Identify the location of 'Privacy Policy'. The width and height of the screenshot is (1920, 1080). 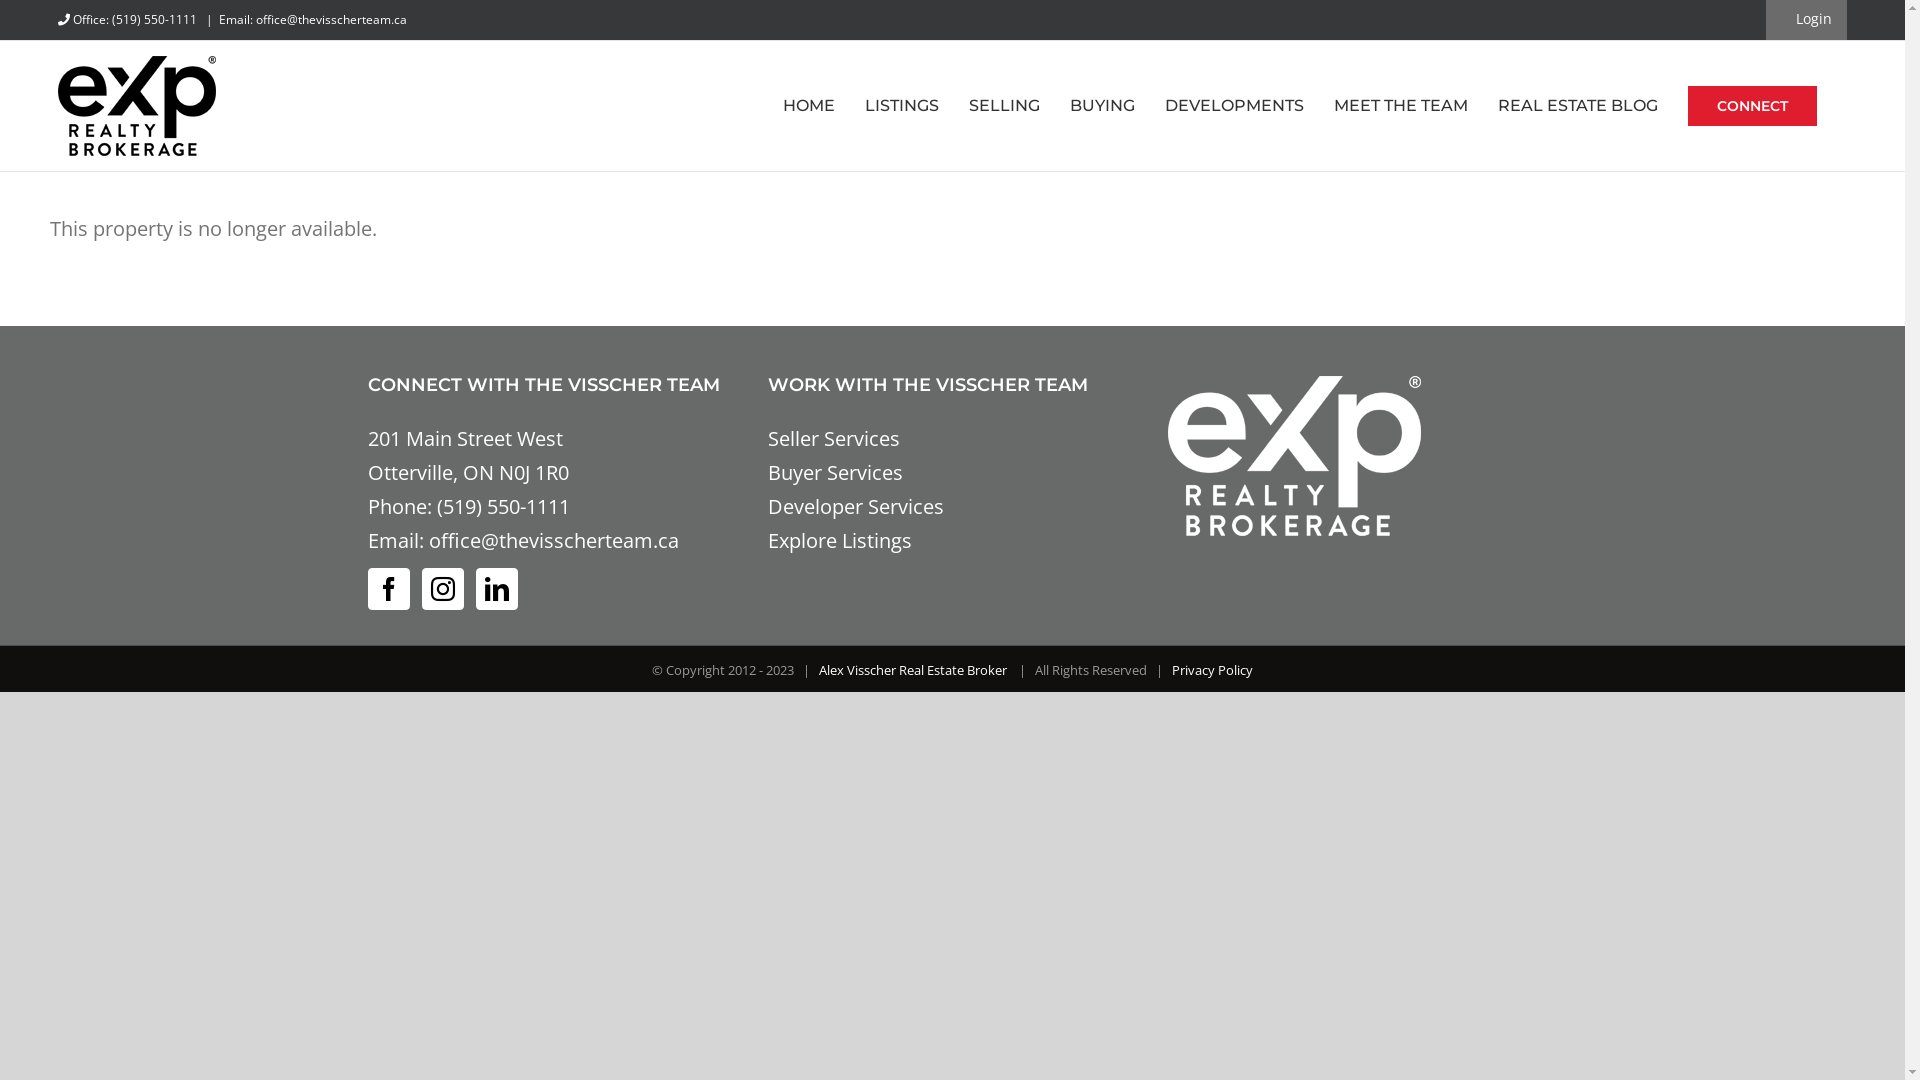
(1211, 670).